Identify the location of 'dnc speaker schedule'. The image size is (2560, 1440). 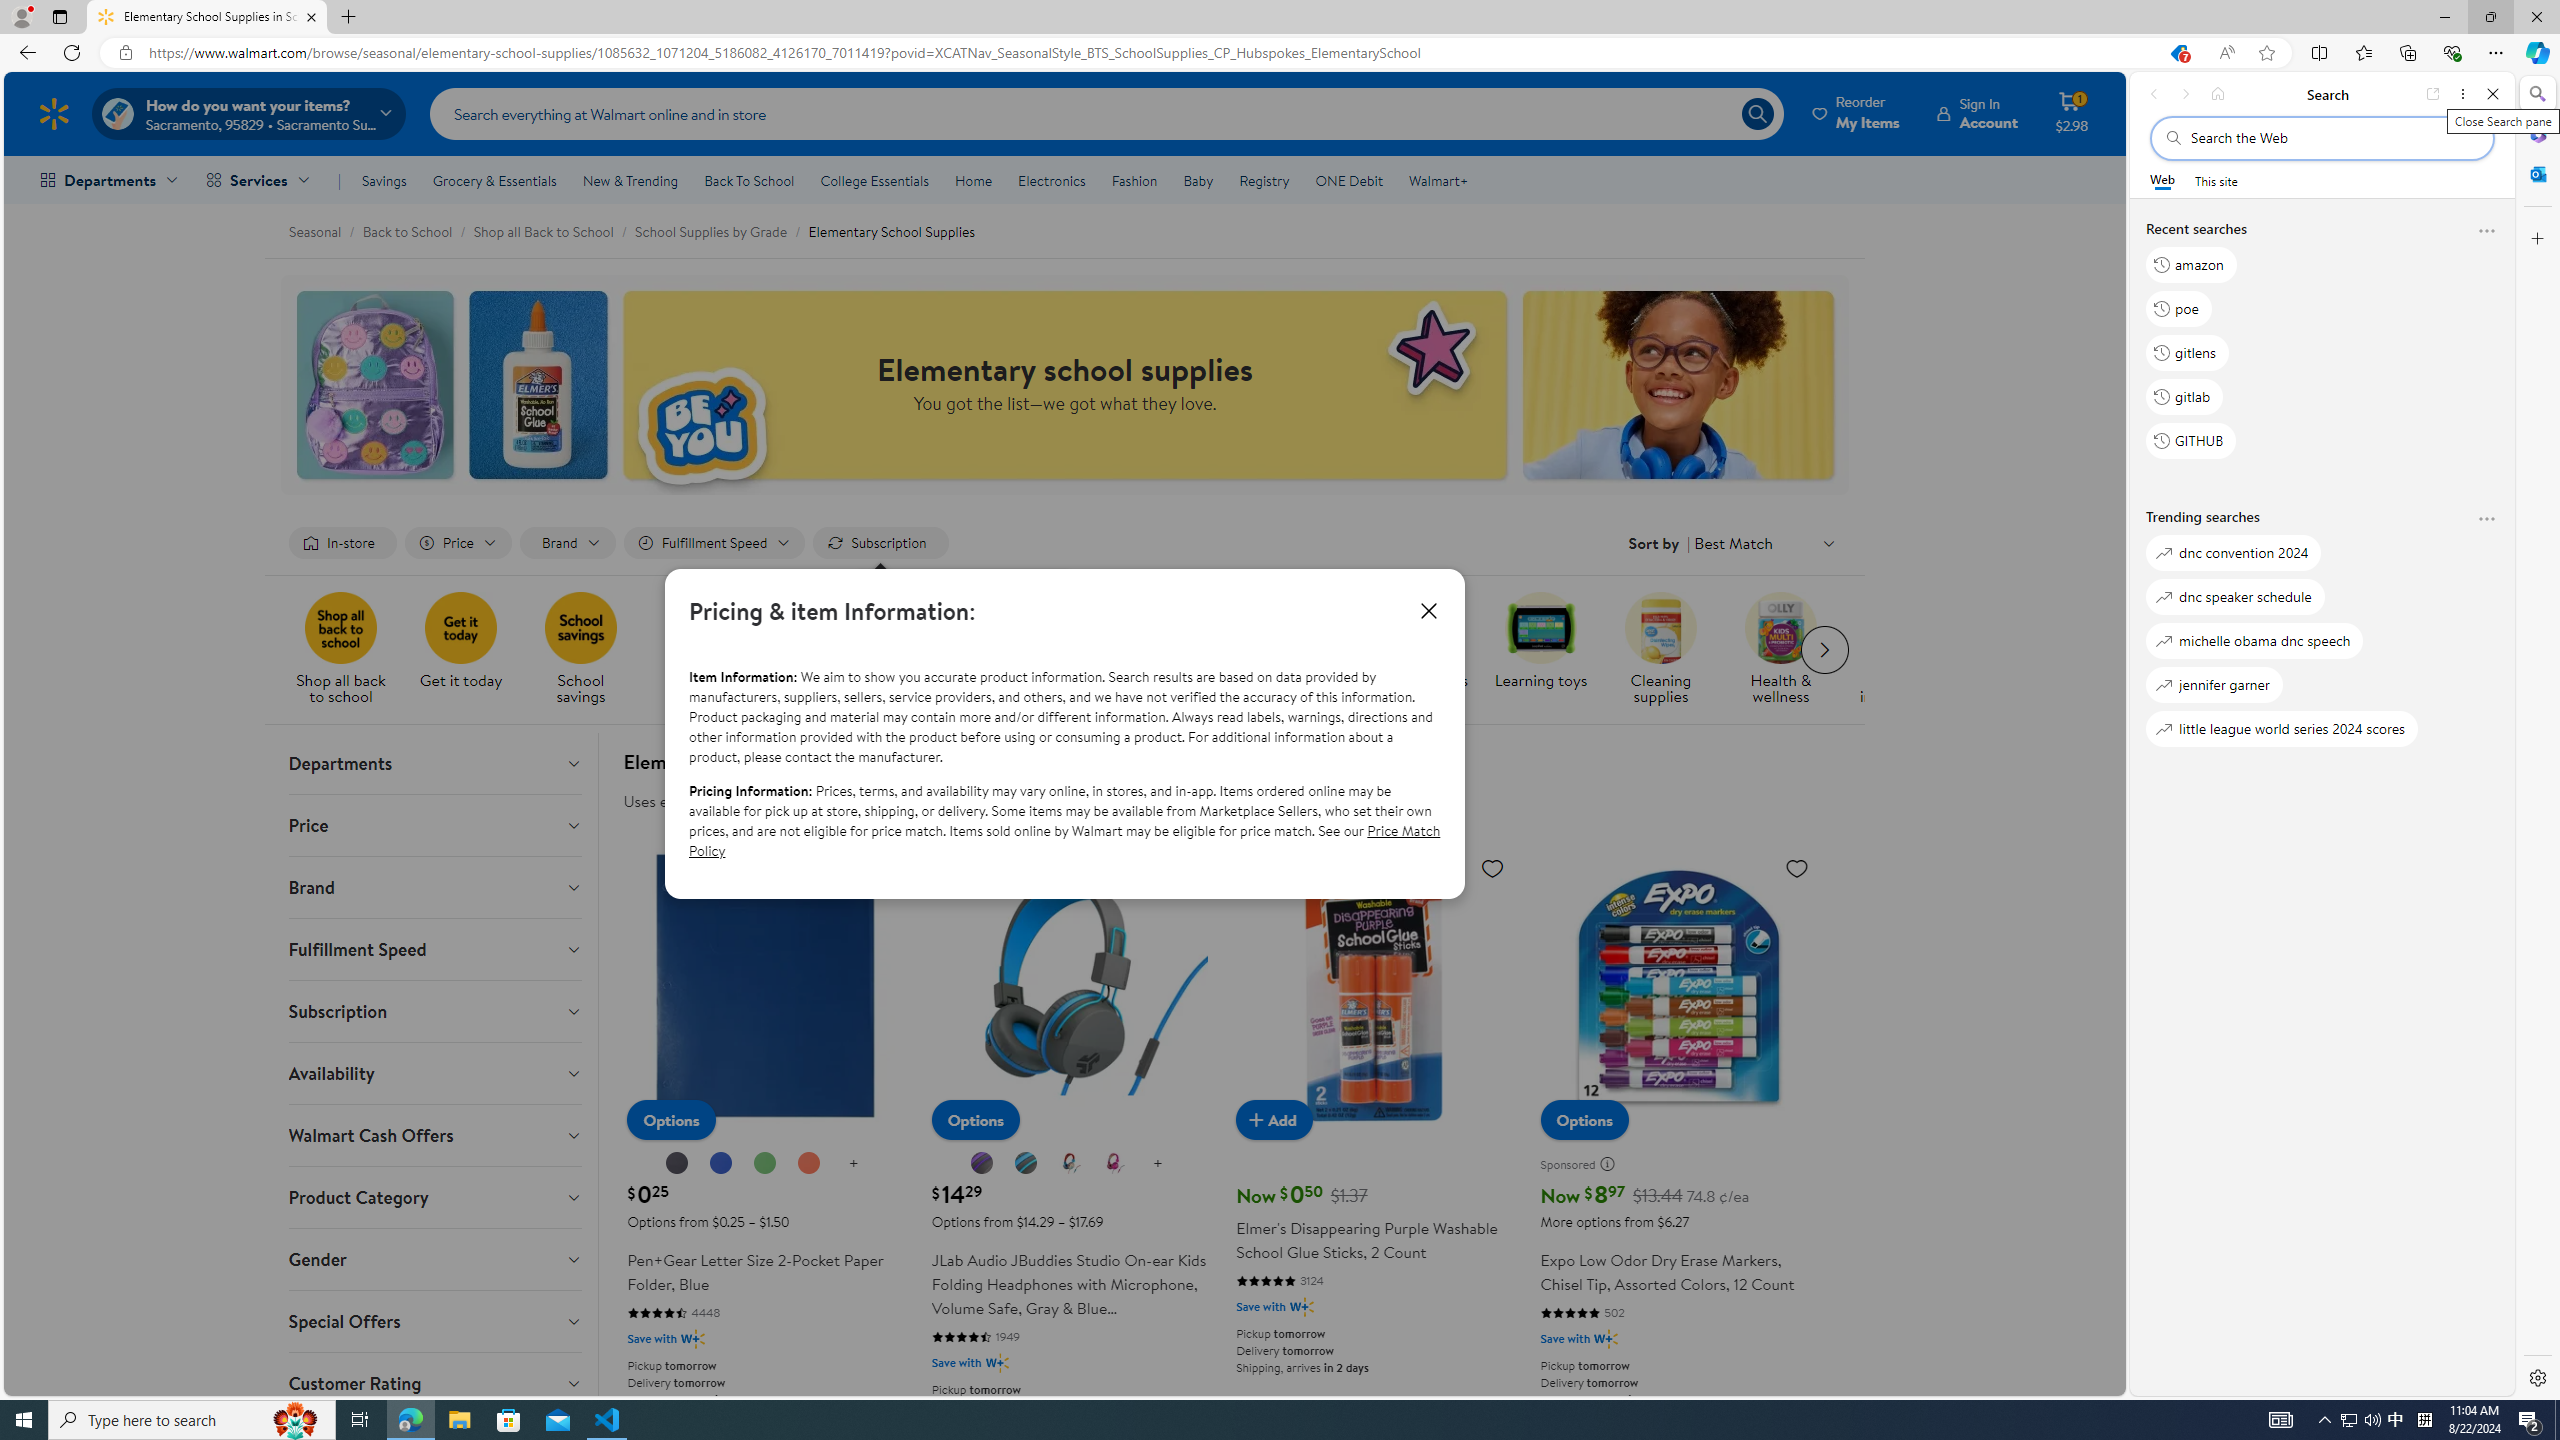
(2233, 595).